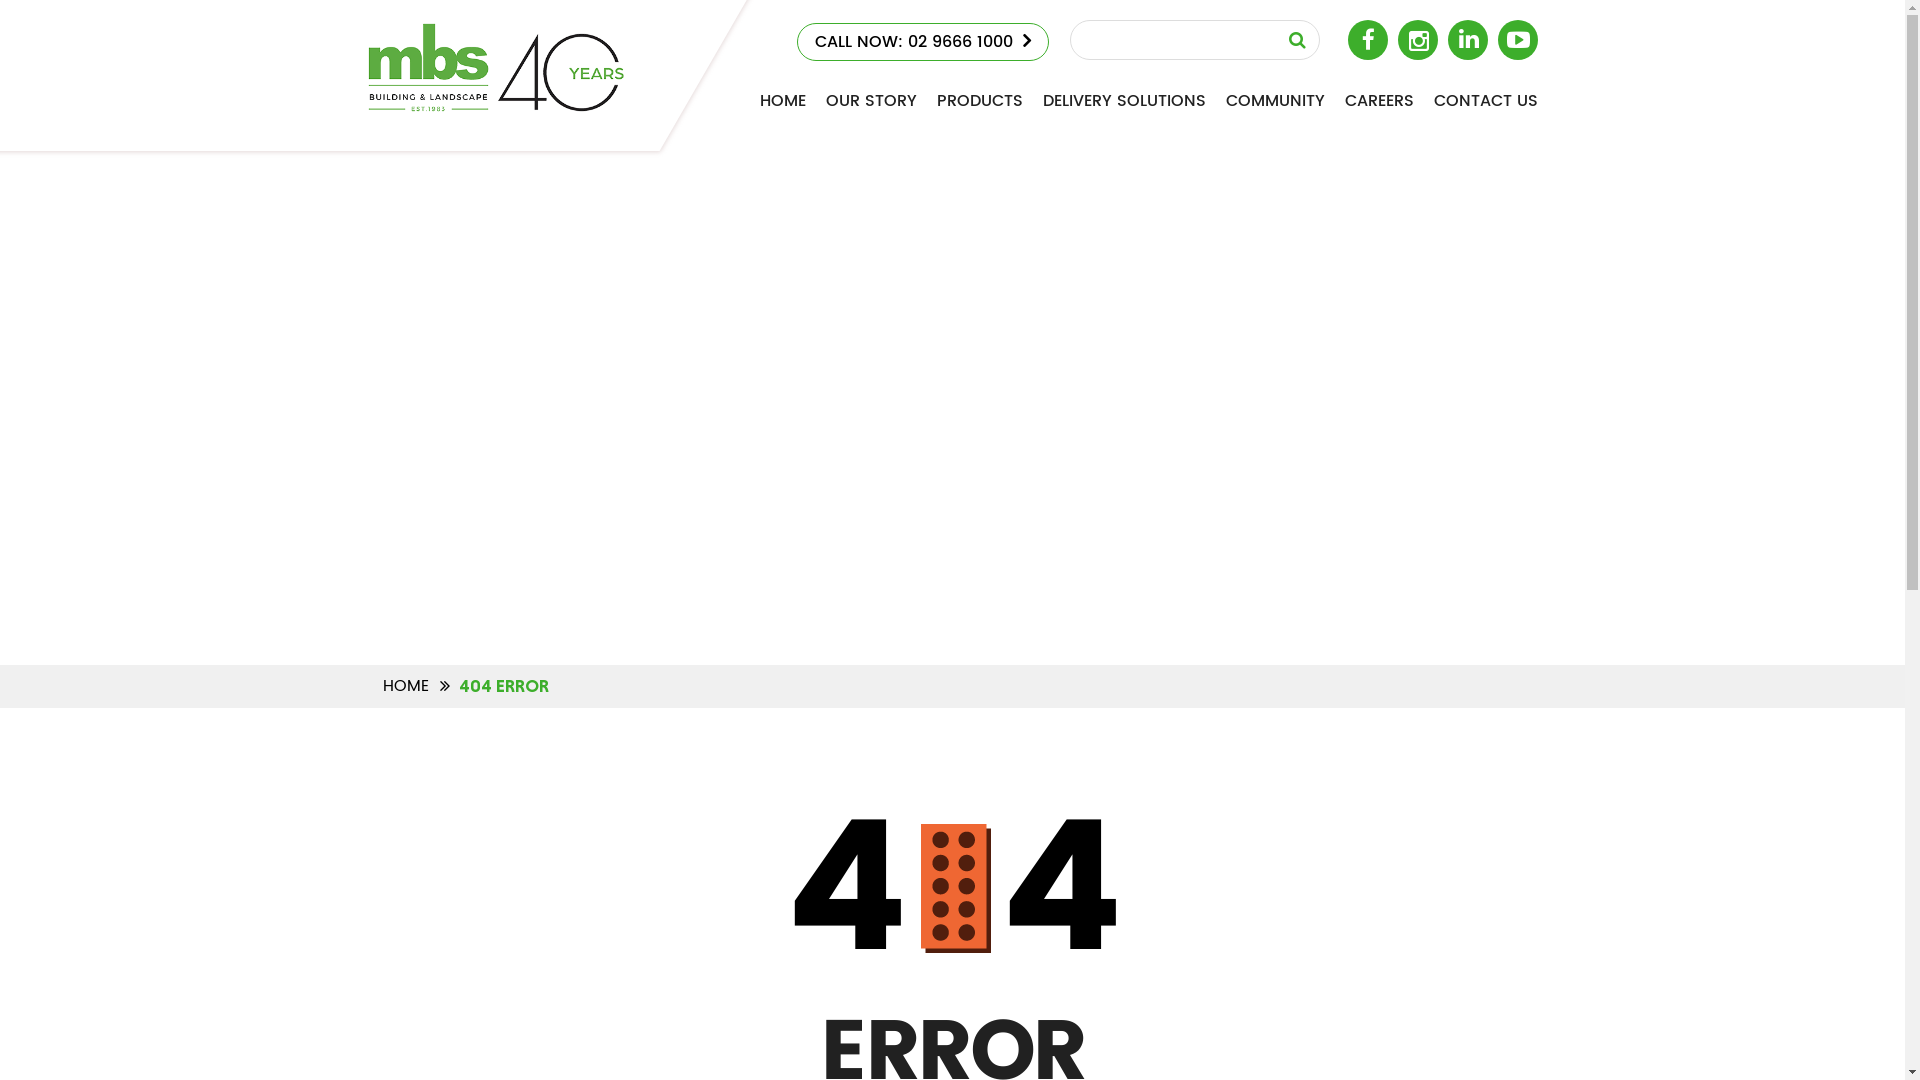 Image resolution: width=1920 pixels, height=1080 pixels. Describe the element at coordinates (979, 101) in the screenshot. I see `'PRODUCTS'` at that location.